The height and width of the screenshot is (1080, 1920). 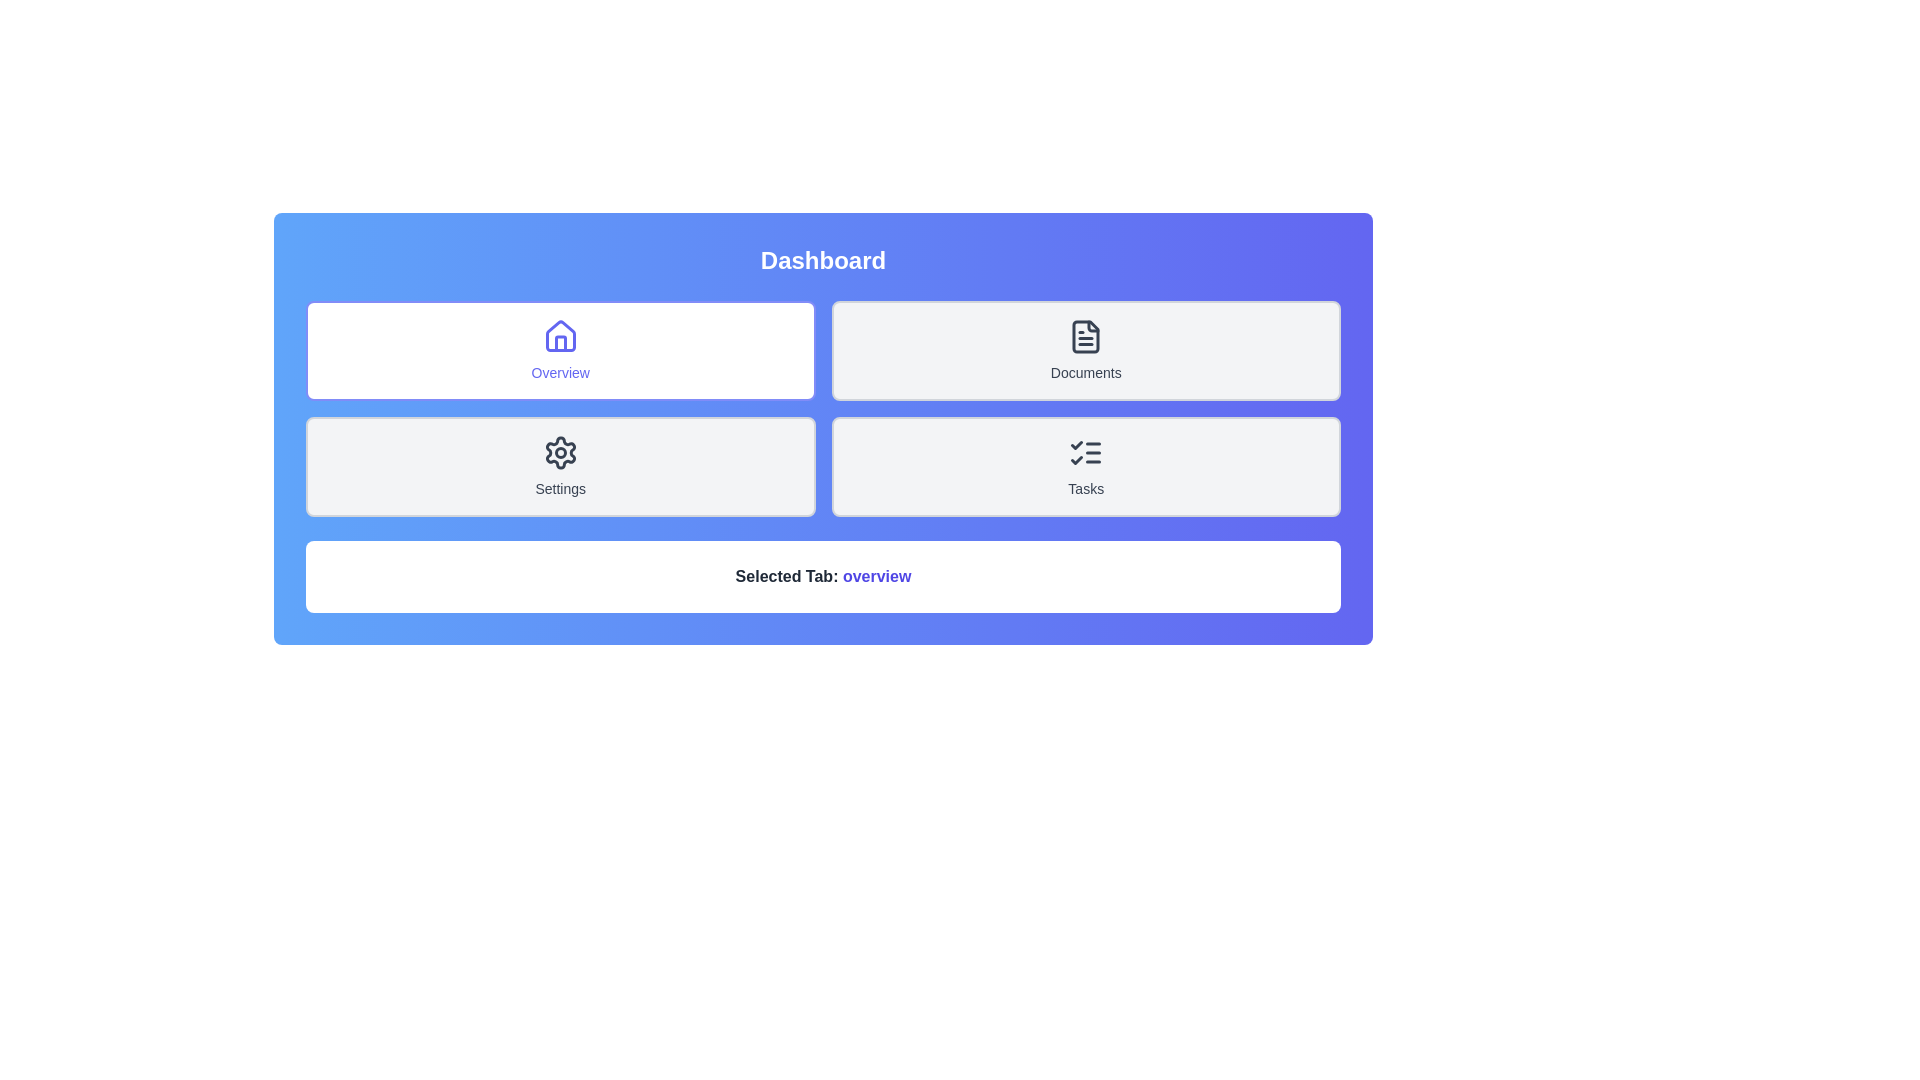 I want to click on the circular element that is part of the cogwheel icon in the 'Settings' section located in the second row, first column of the grid layout, so click(x=560, y=452).